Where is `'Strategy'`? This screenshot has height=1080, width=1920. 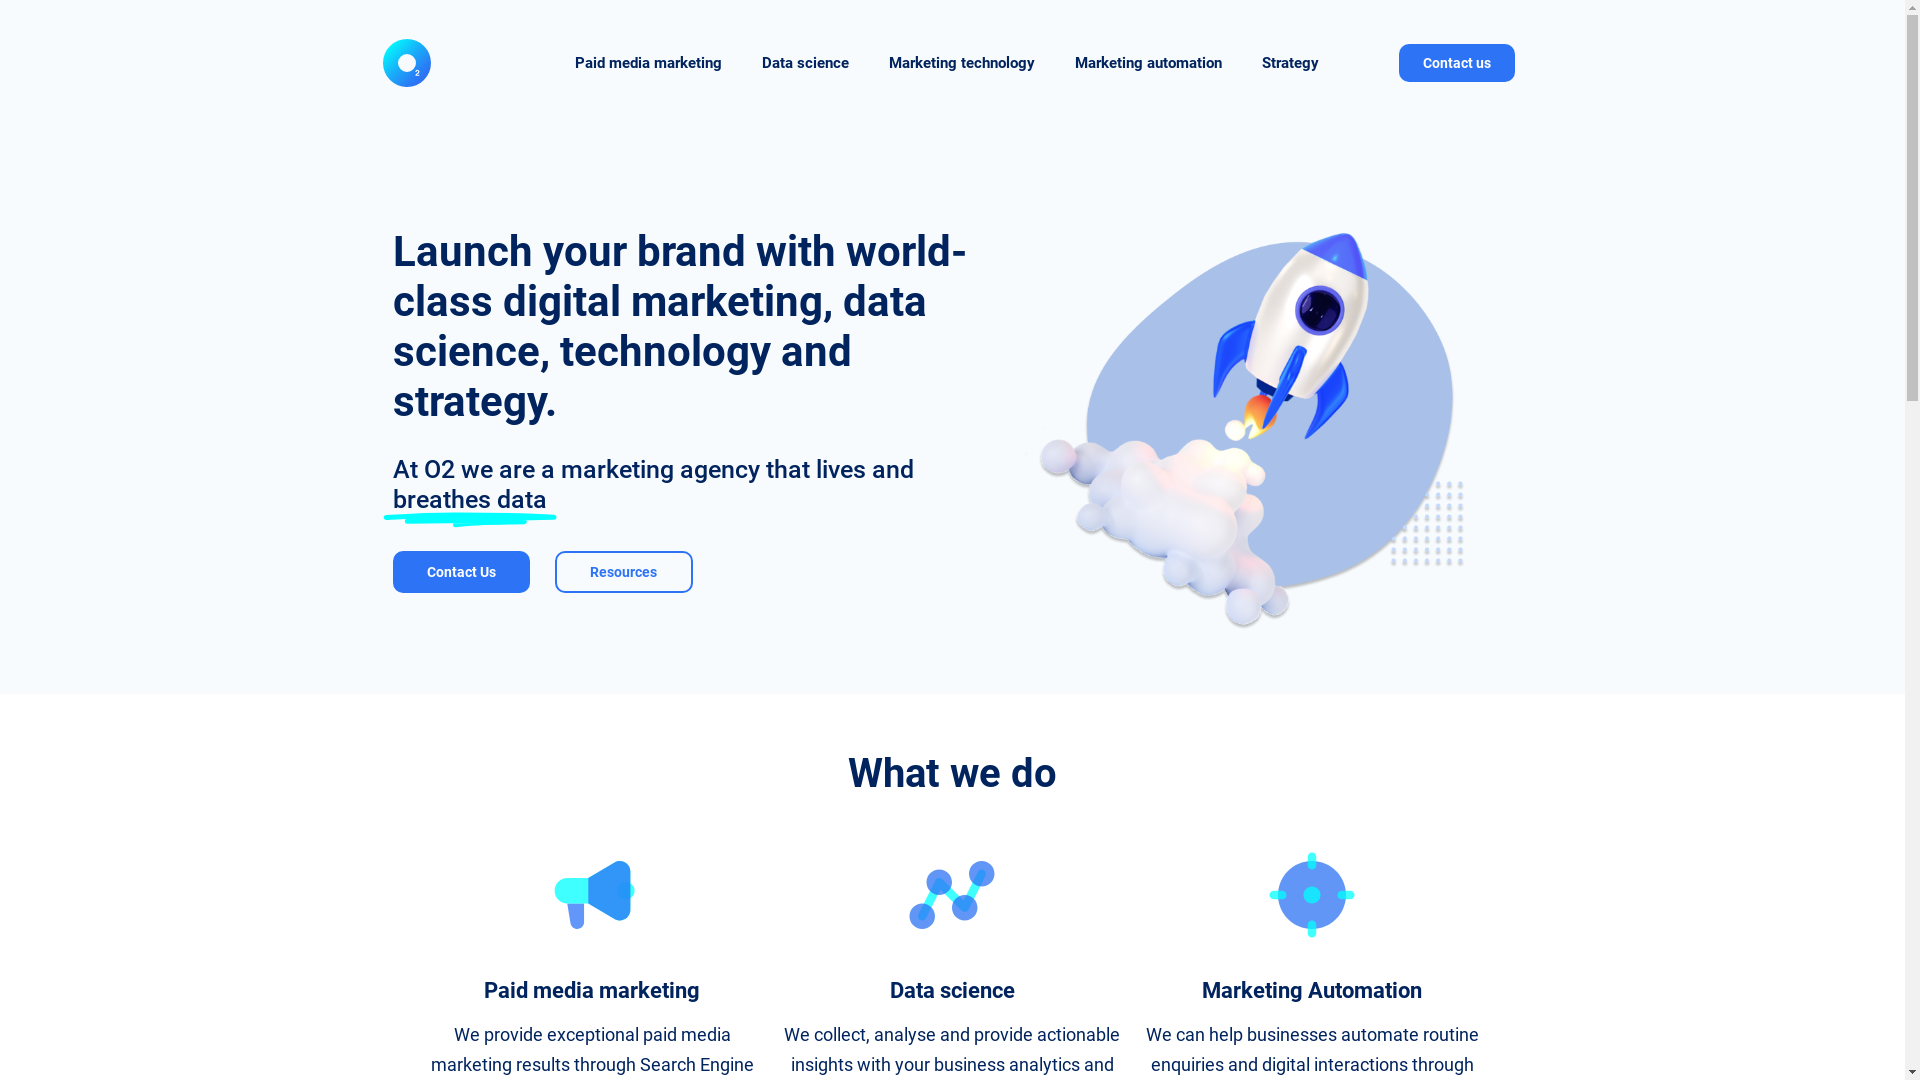 'Strategy' is located at coordinates (1290, 61).